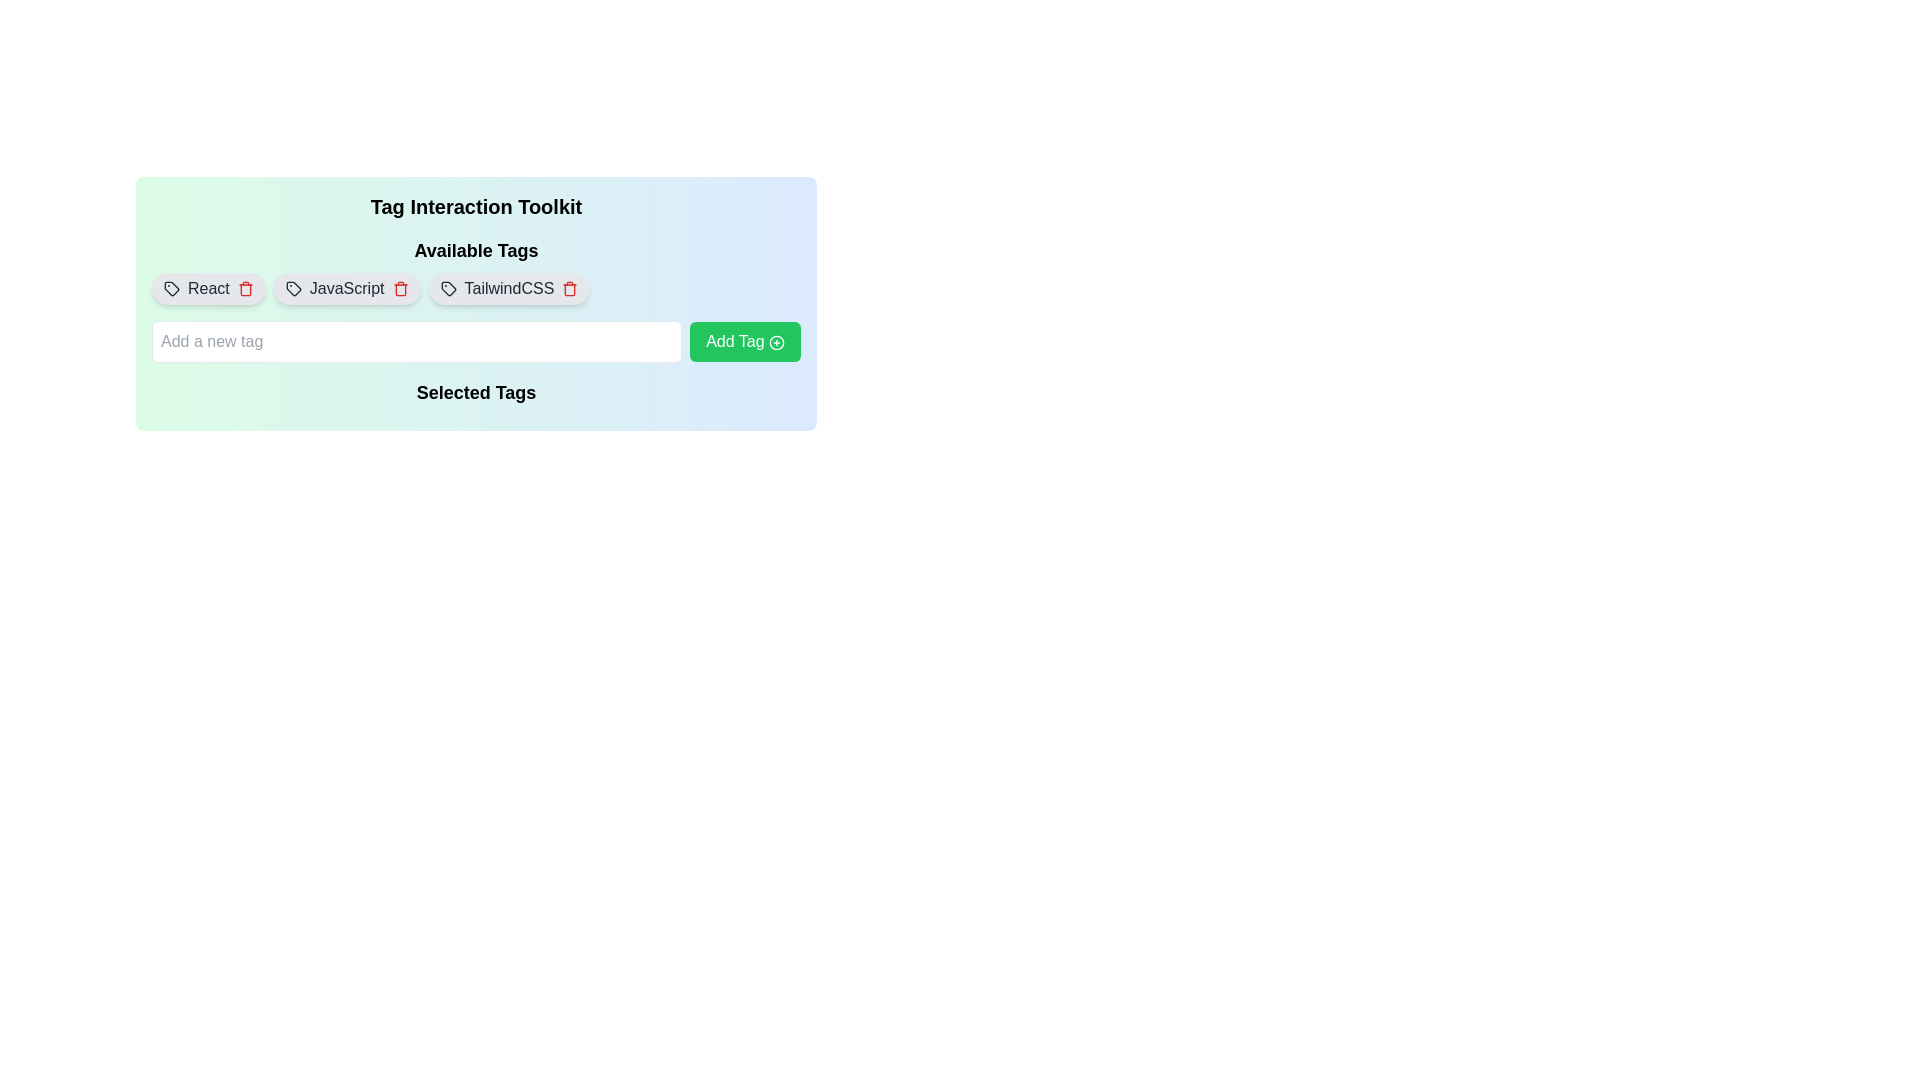 Image resolution: width=1920 pixels, height=1080 pixels. I want to click on the vector graphic element resembling a tag icon, which is part of an SVG icon located to the right of the 'TailwindCSS' tag button in the 'Available Tags' section, so click(447, 289).